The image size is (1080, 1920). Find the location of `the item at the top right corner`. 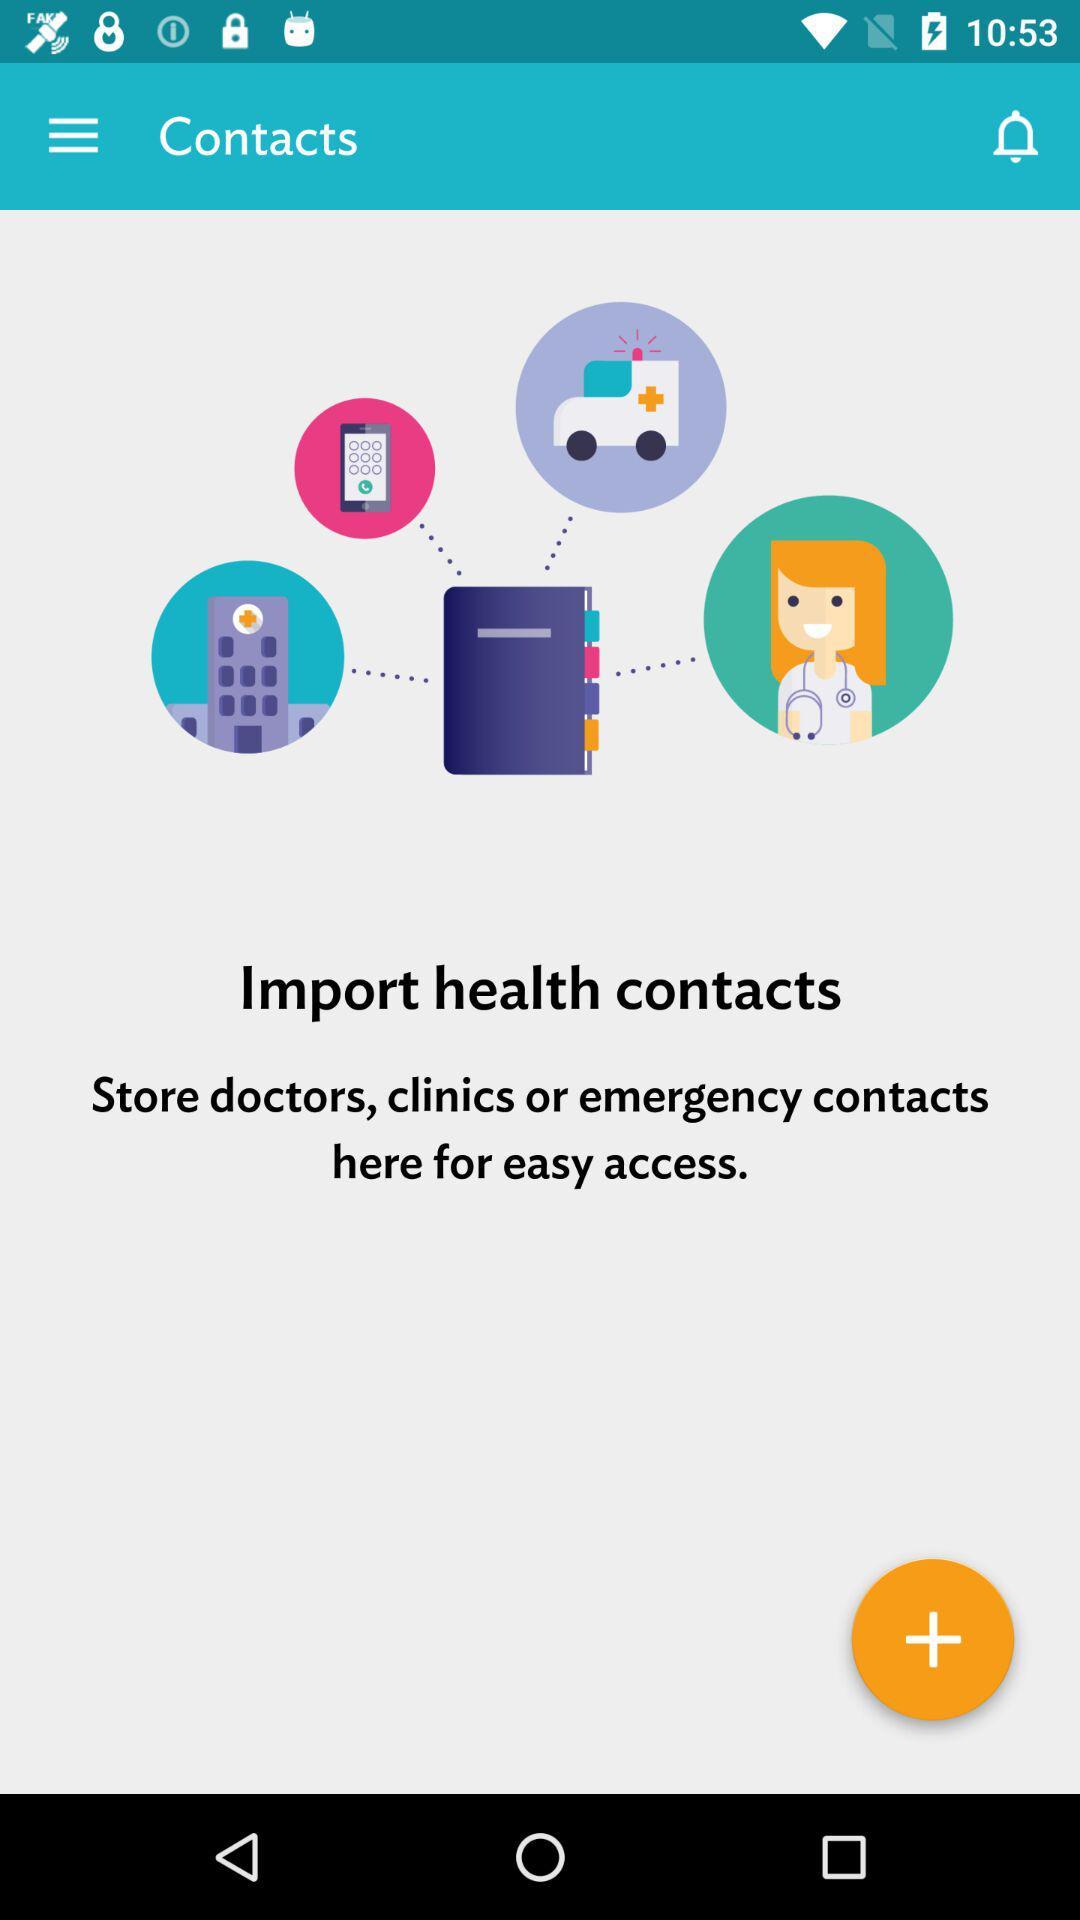

the item at the top right corner is located at coordinates (1017, 135).